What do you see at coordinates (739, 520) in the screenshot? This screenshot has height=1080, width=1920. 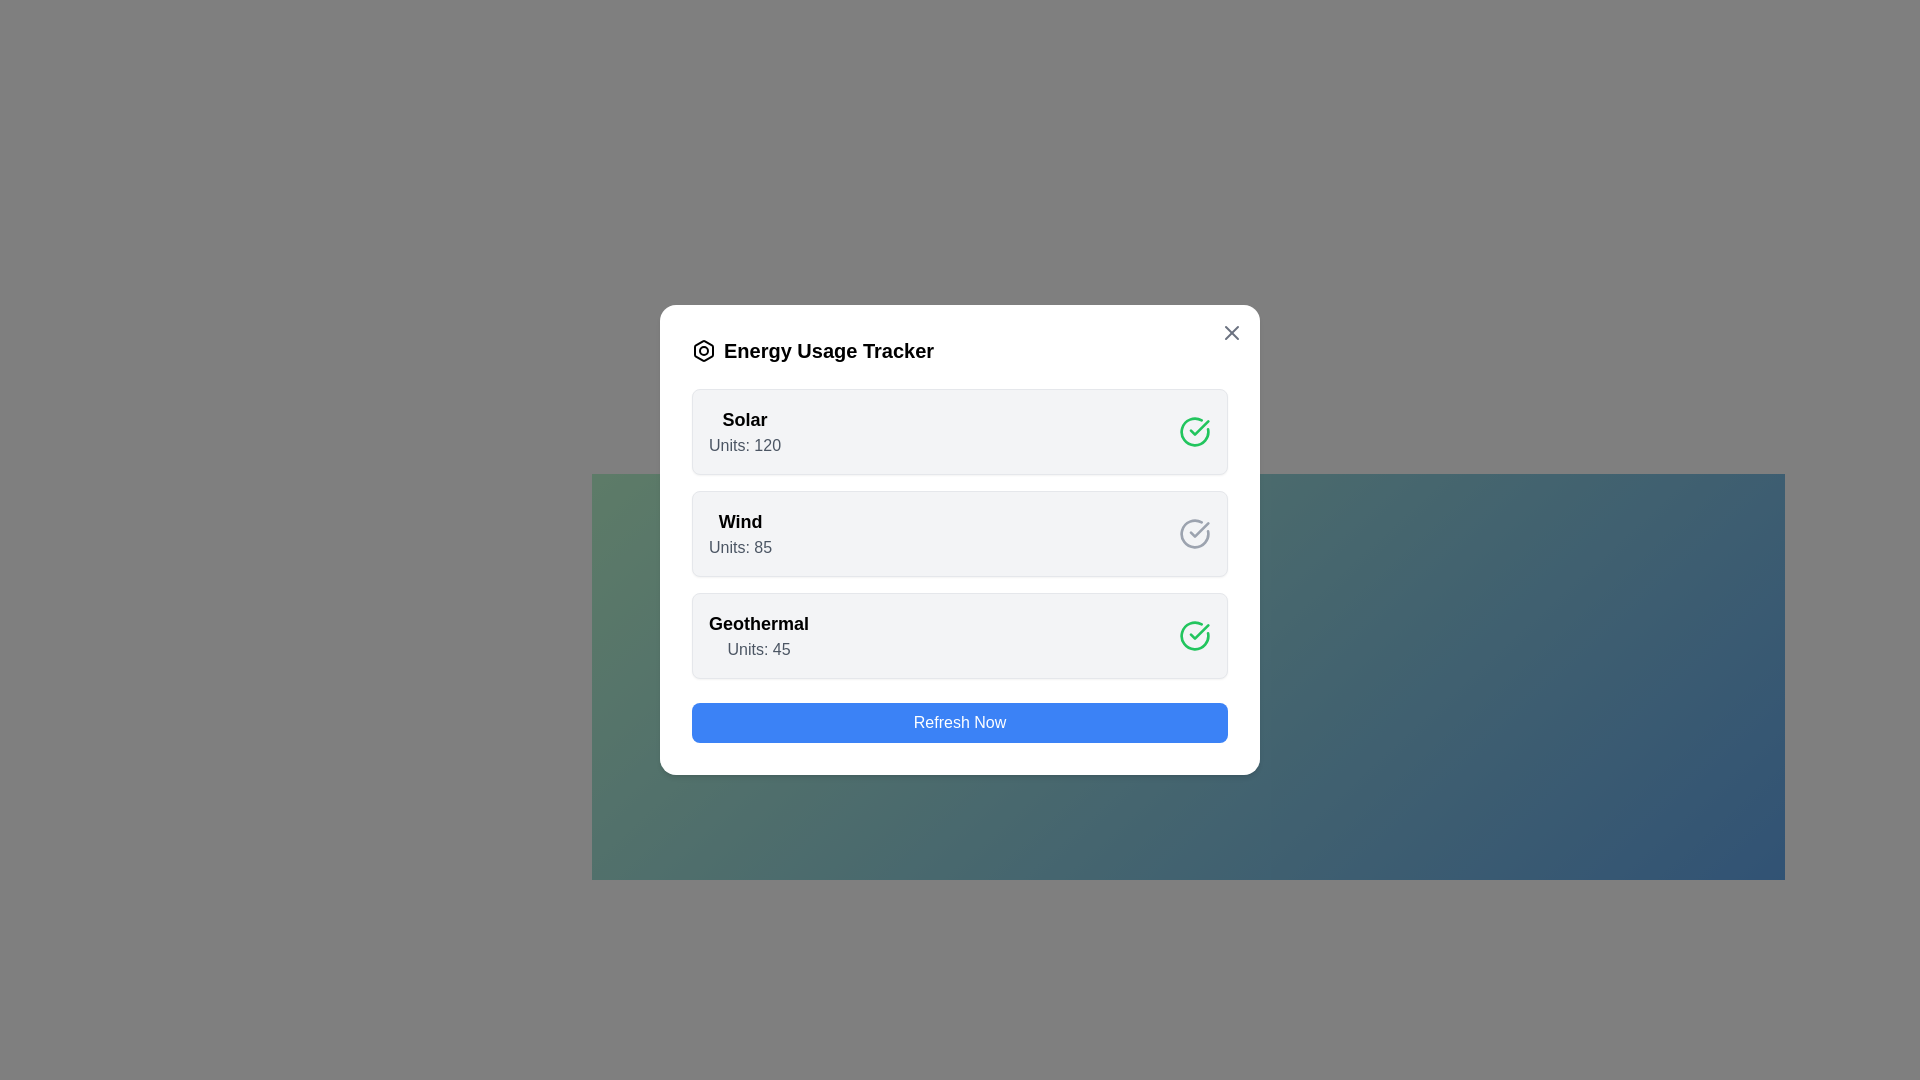 I see `the Text Label indicating wind-related metrics, which is positioned at the top of the card labeled 'Wind Units: 85'` at bounding box center [739, 520].